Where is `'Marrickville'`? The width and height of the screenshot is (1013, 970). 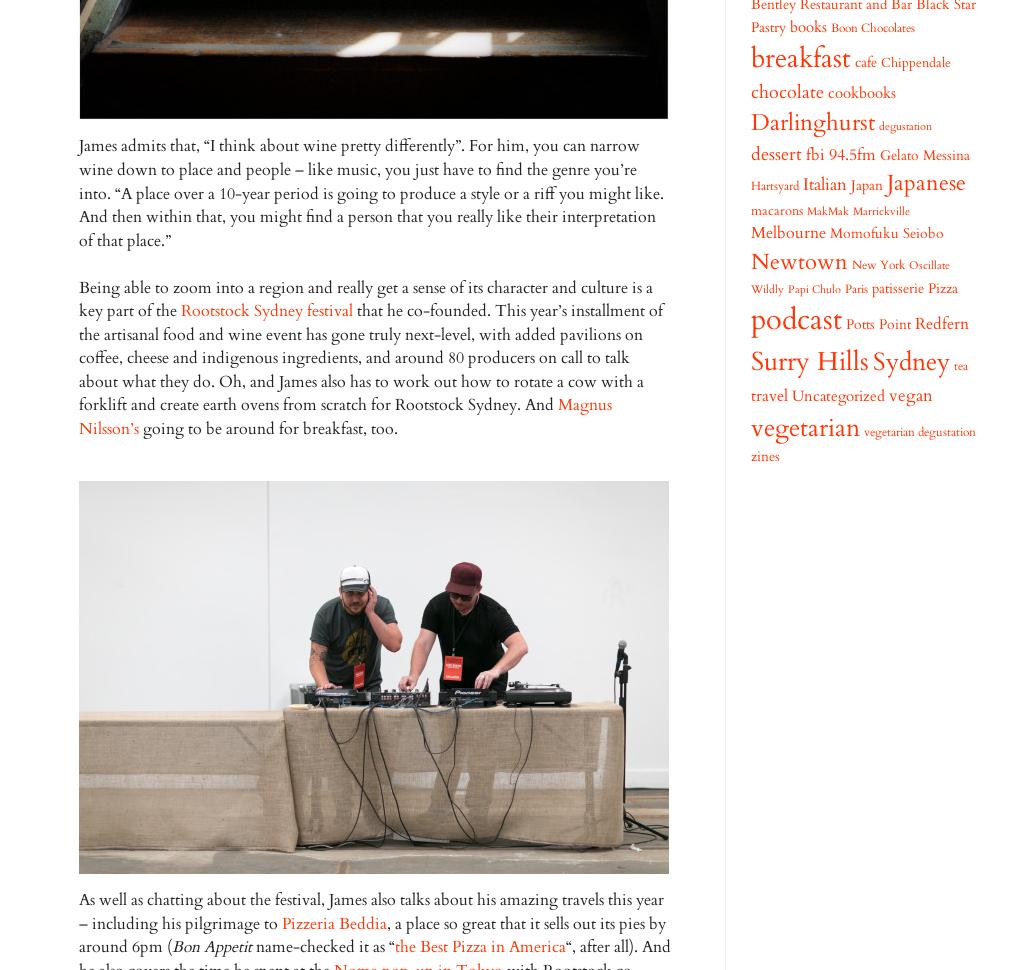 'Marrickville' is located at coordinates (852, 210).